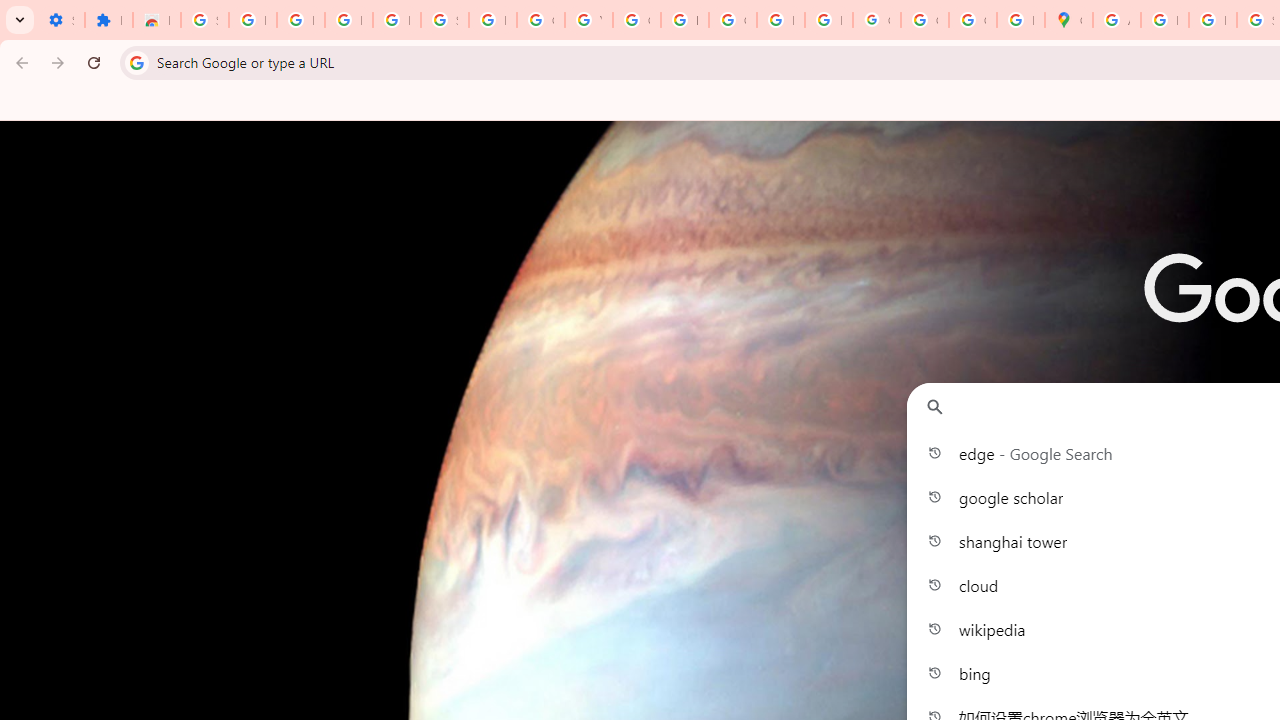  I want to click on 'Extensions', so click(107, 20).